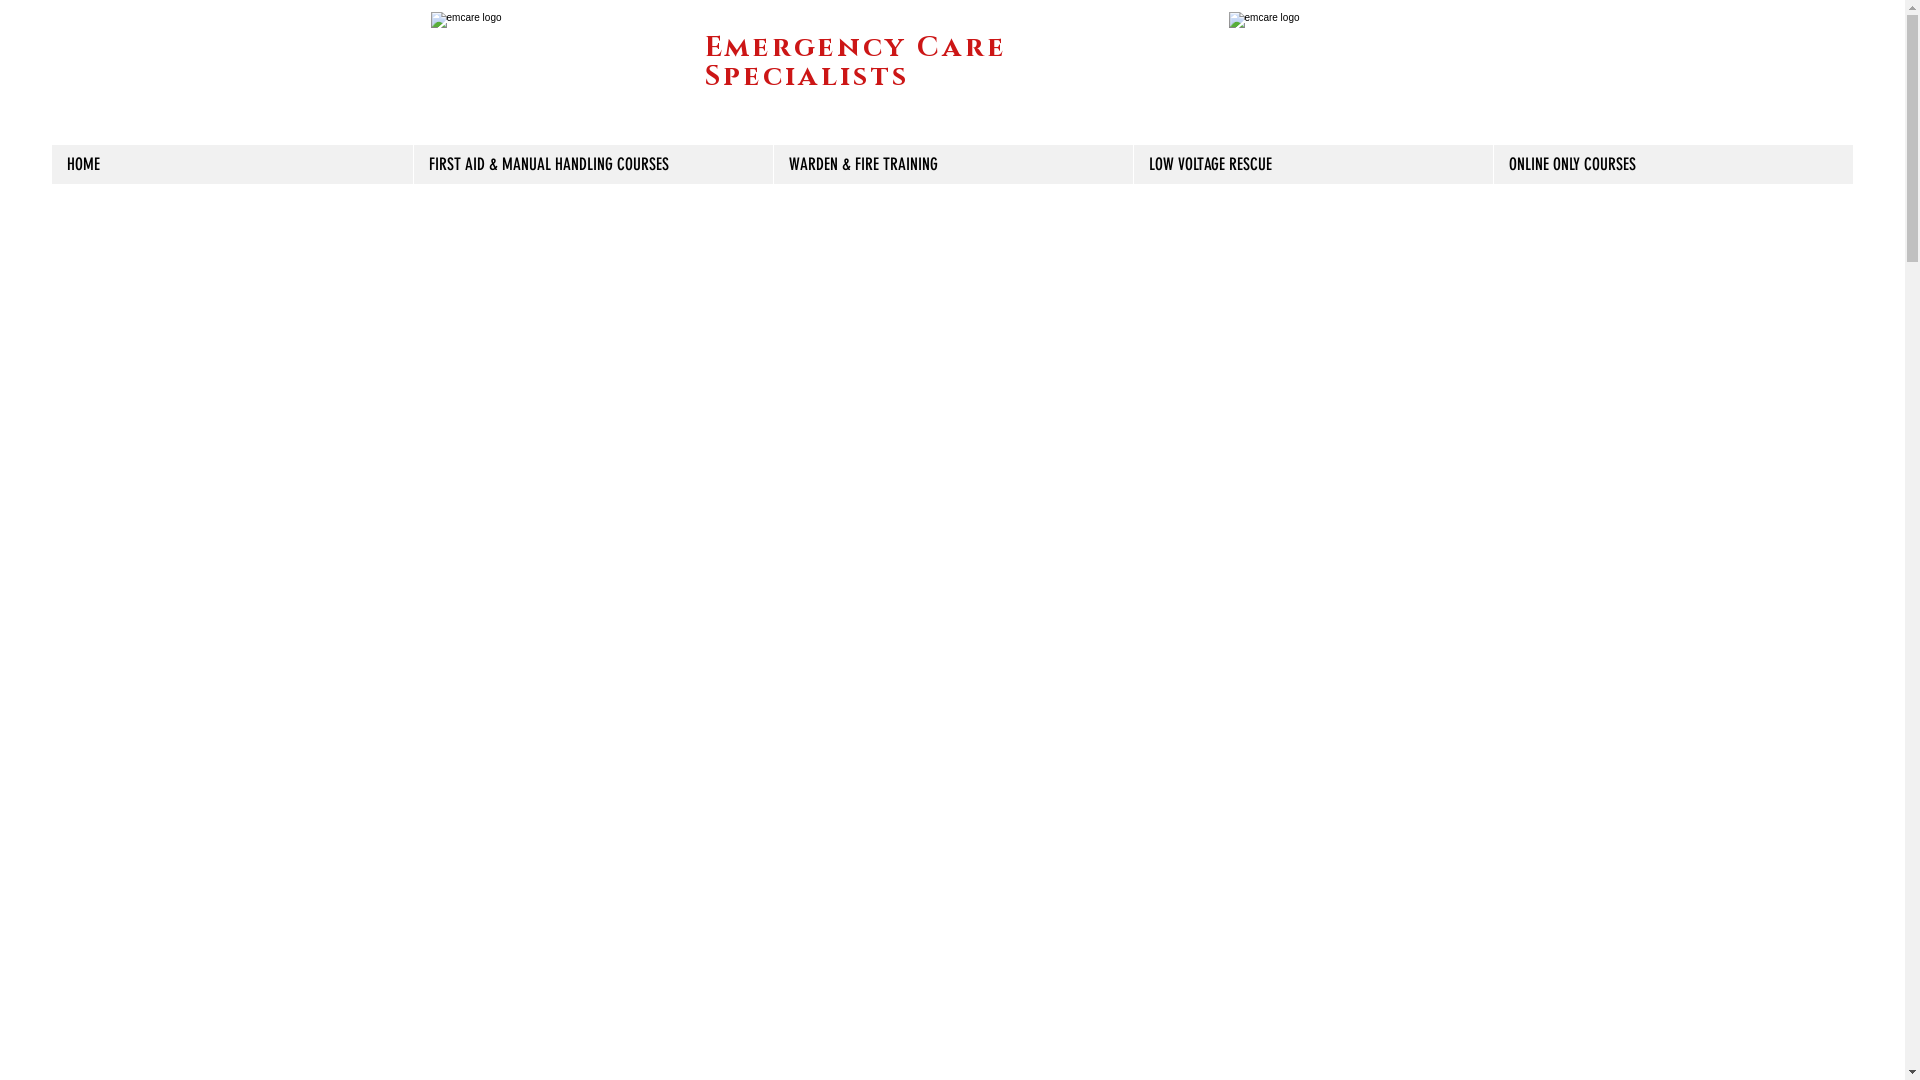 This screenshot has height=1080, width=1920. Describe the element at coordinates (592, 163) in the screenshot. I see `'FIRST AID & MANUAL HANDLING COURSES'` at that location.